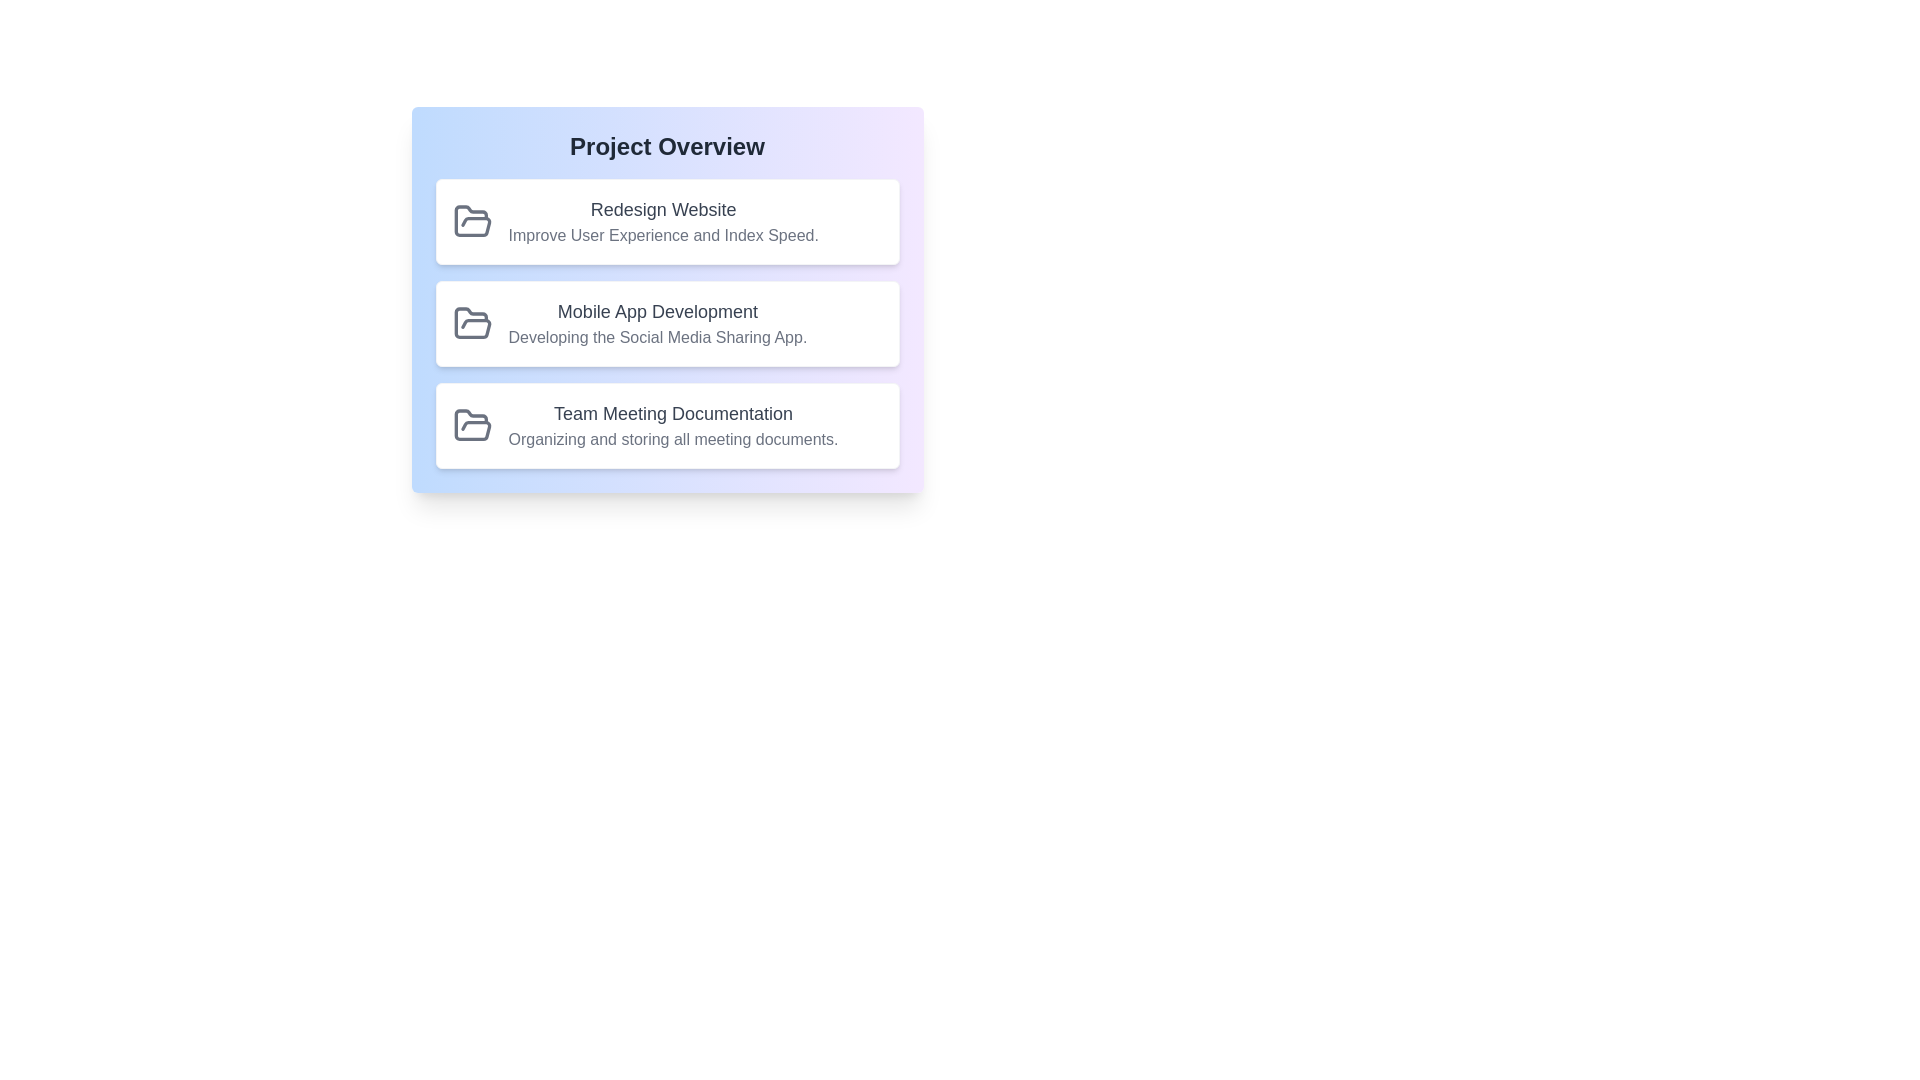 This screenshot has width=1920, height=1080. What do you see at coordinates (667, 222) in the screenshot?
I see `the project with ID 1 to observe its visual style` at bounding box center [667, 222].